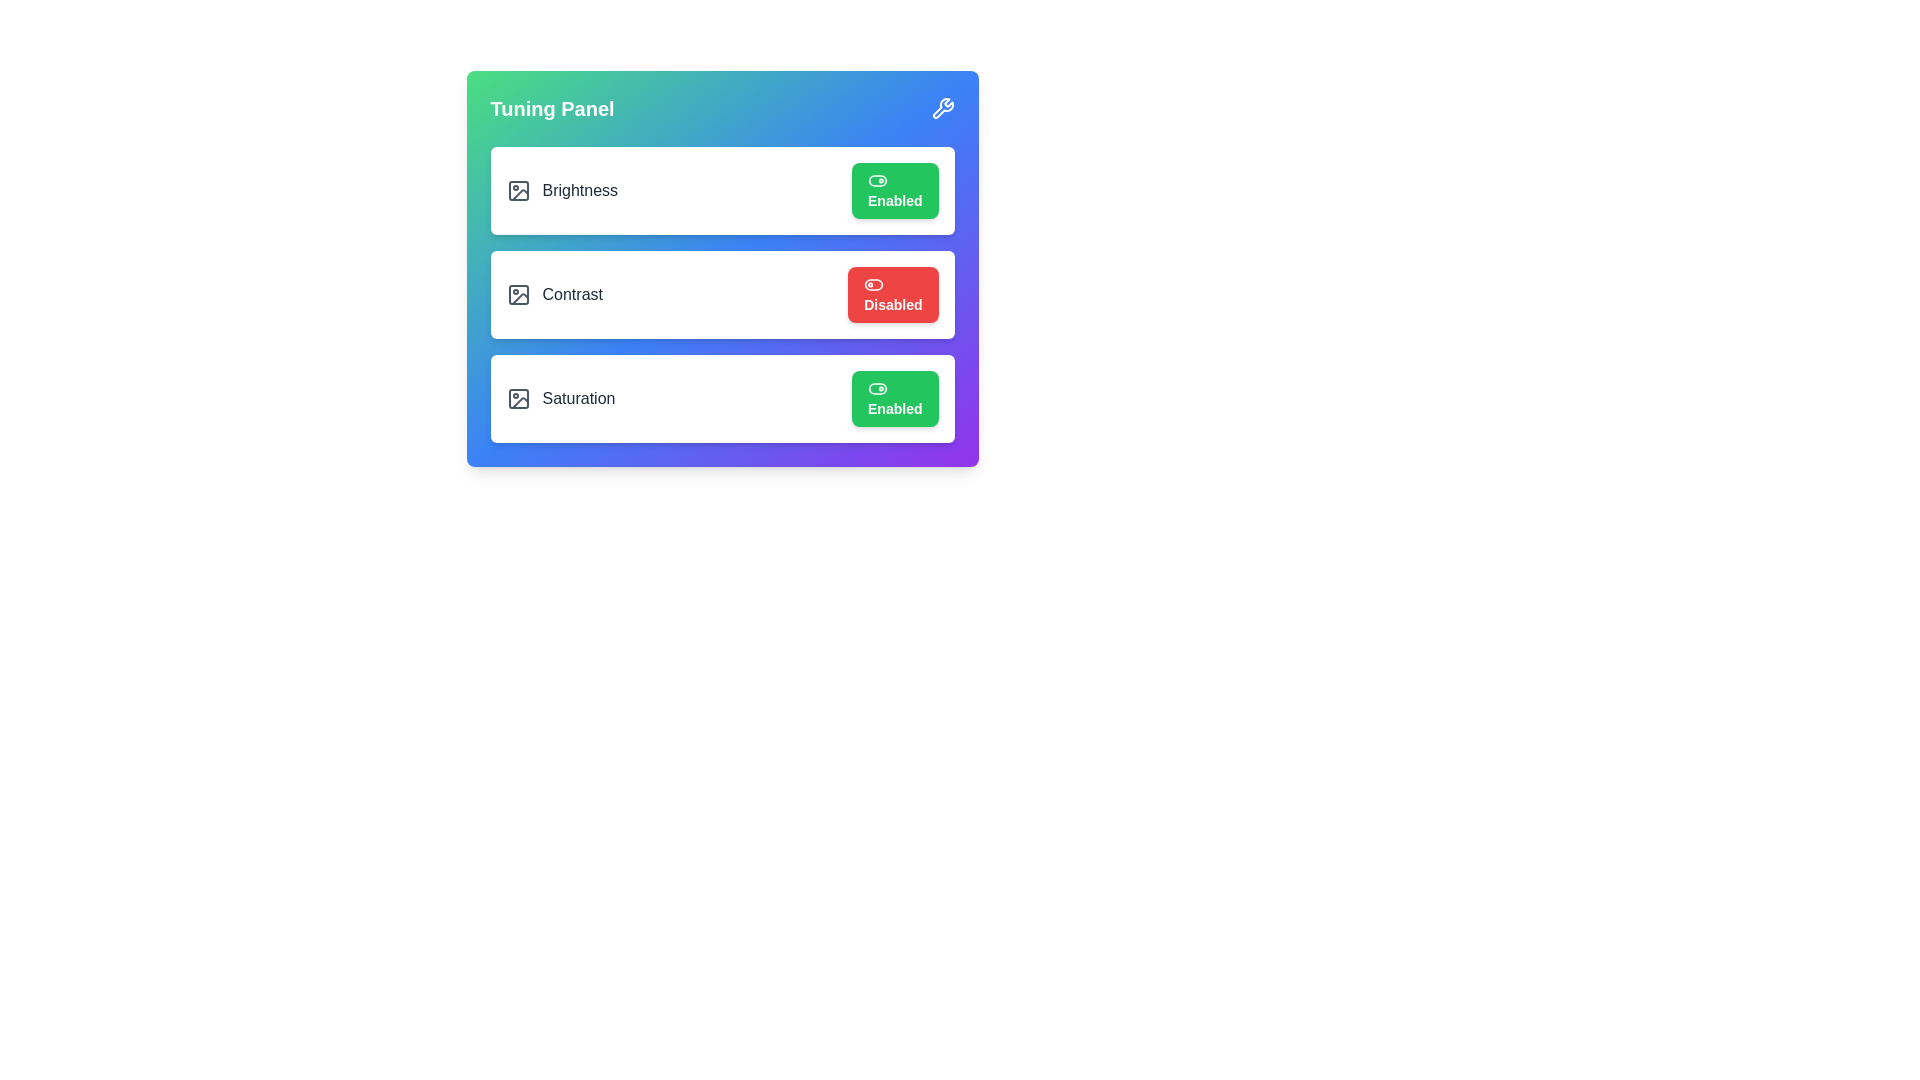  I want to click on the wrench icon located at the top-right corner of the panel, so click(941, 108).